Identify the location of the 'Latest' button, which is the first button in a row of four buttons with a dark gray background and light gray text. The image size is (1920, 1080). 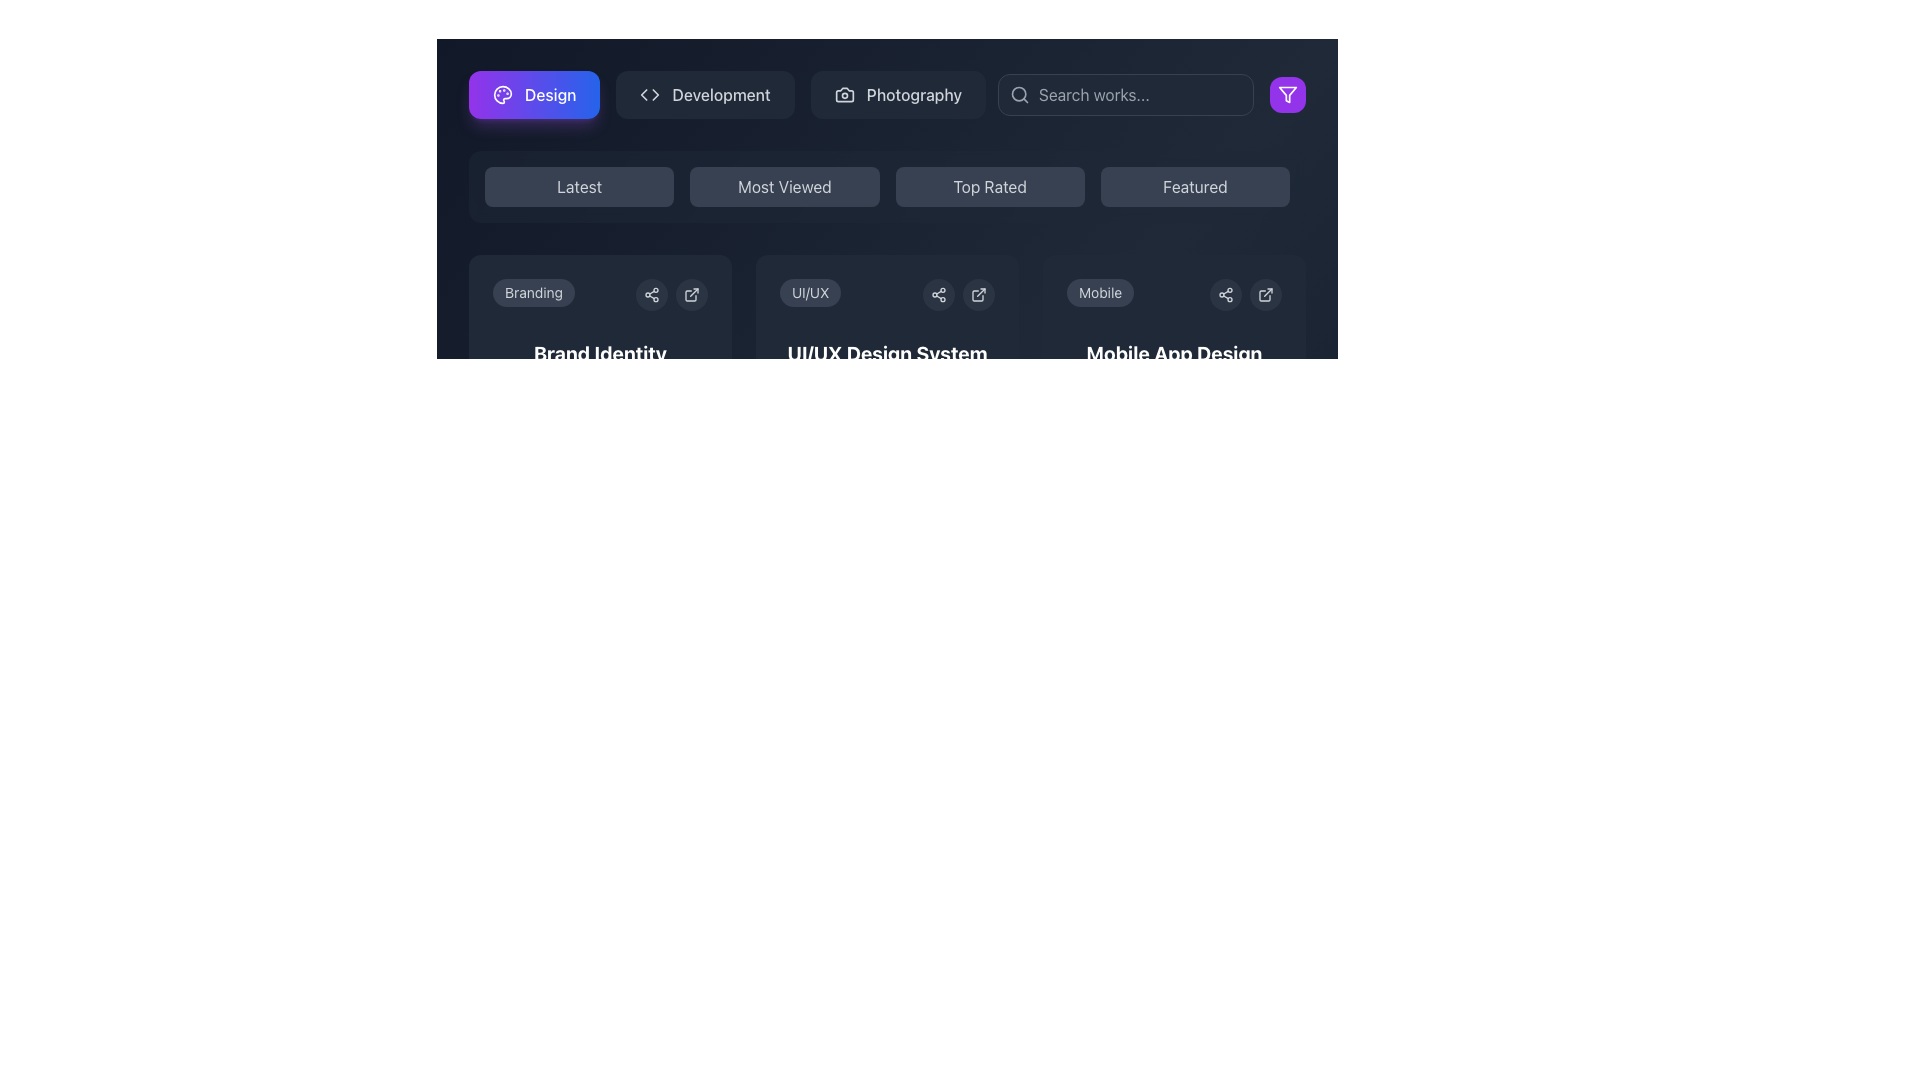
(578, 186).